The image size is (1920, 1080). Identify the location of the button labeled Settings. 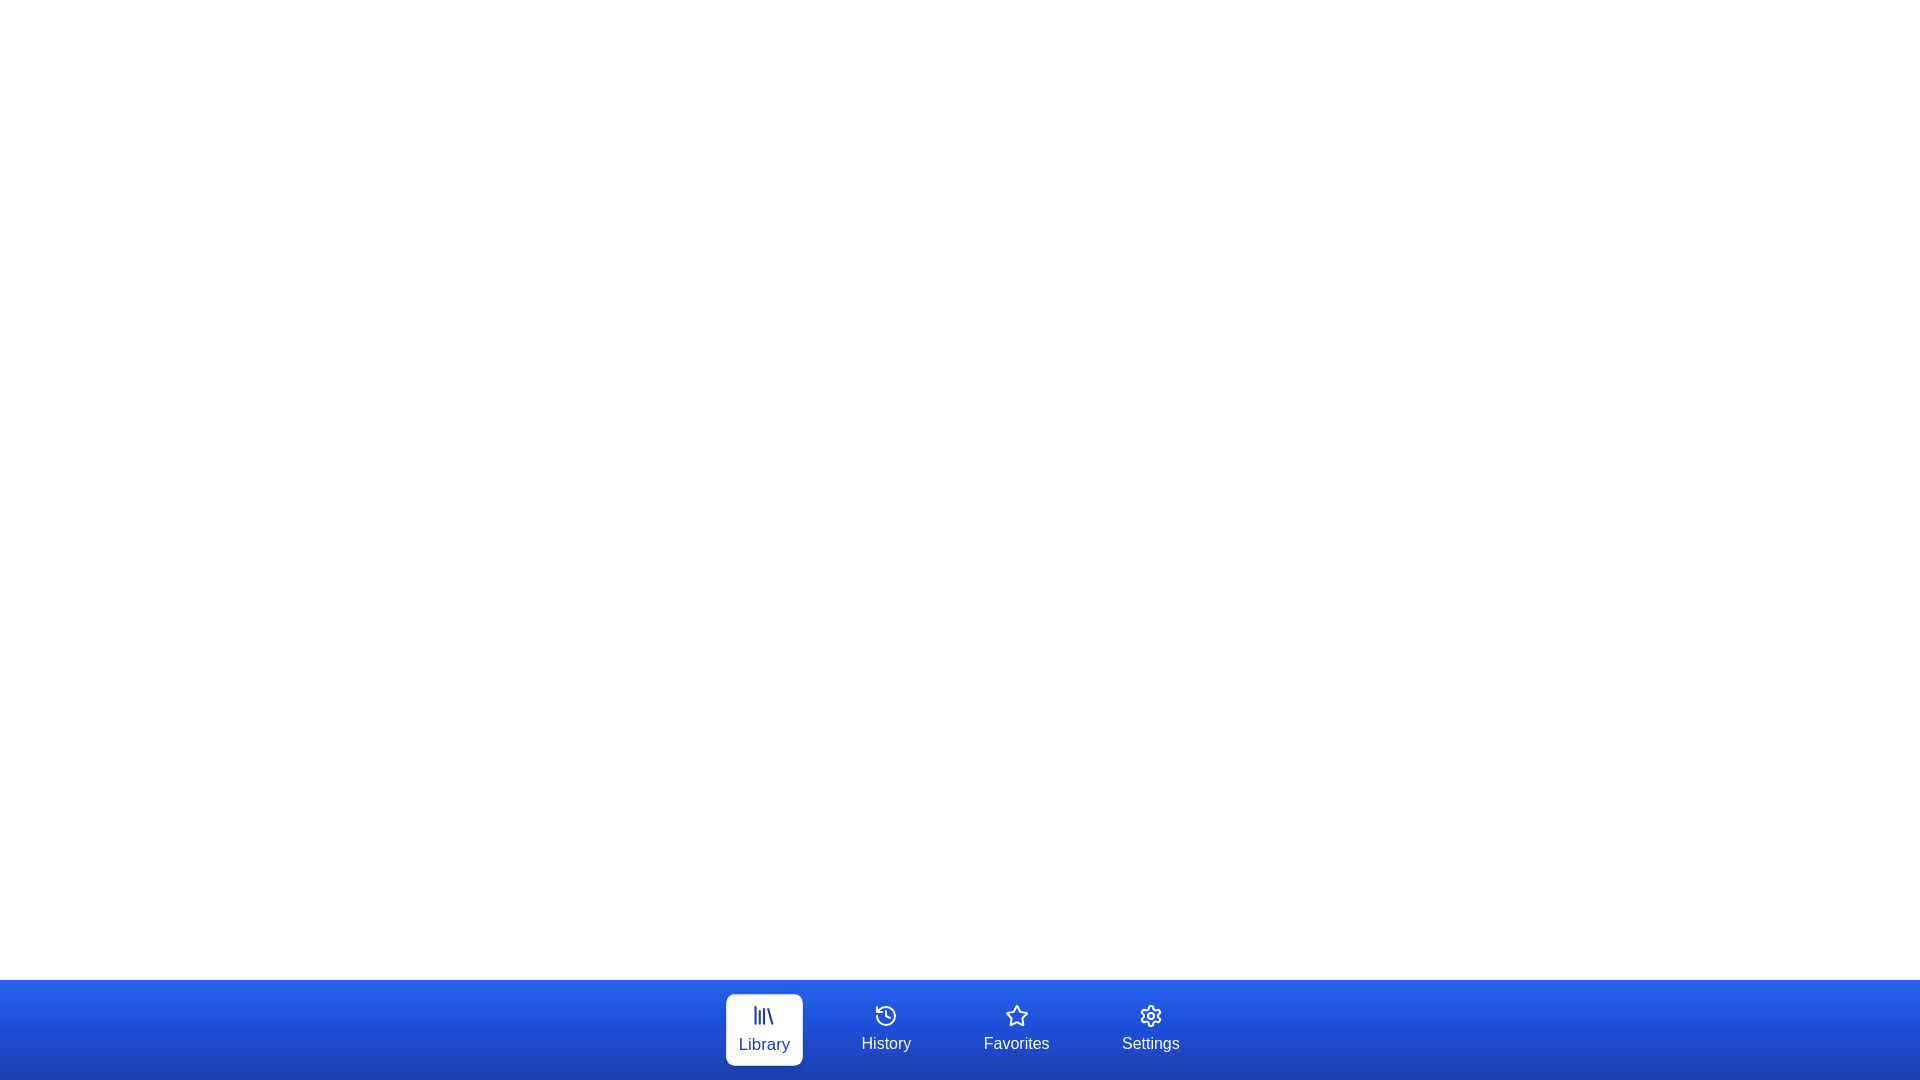
(1150, 1029).